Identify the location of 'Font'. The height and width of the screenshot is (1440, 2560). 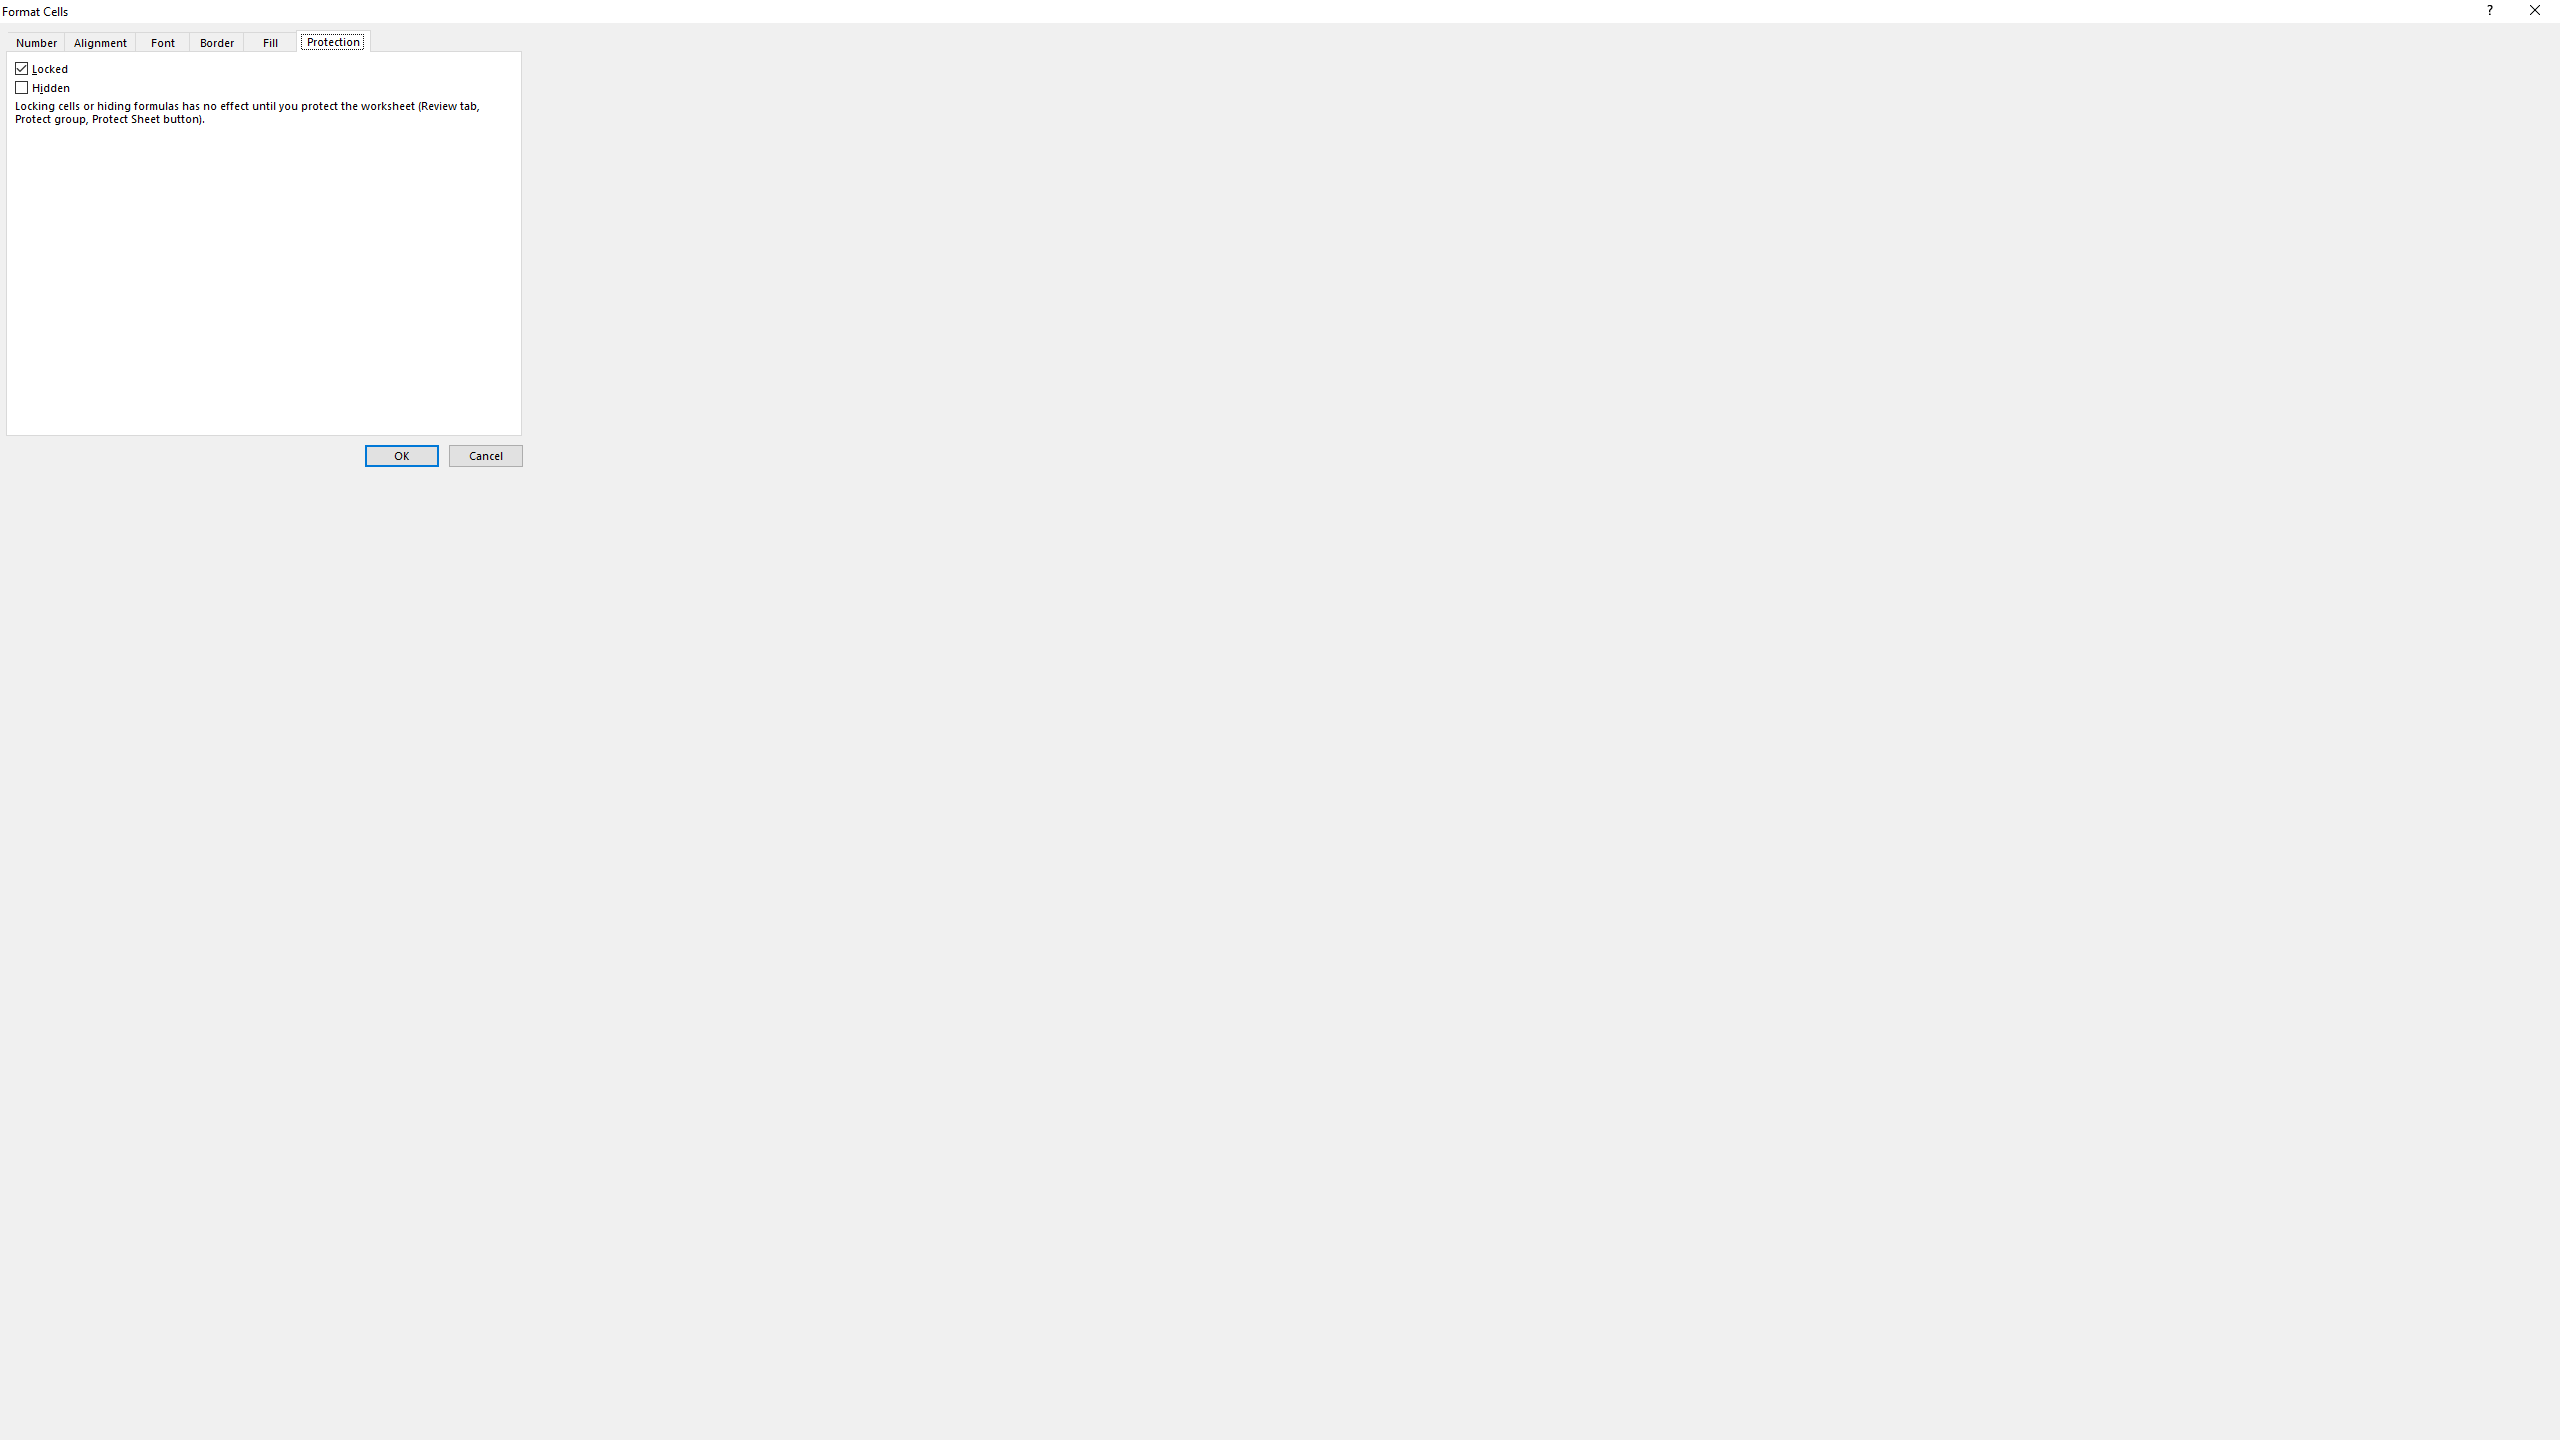
(162, 41).